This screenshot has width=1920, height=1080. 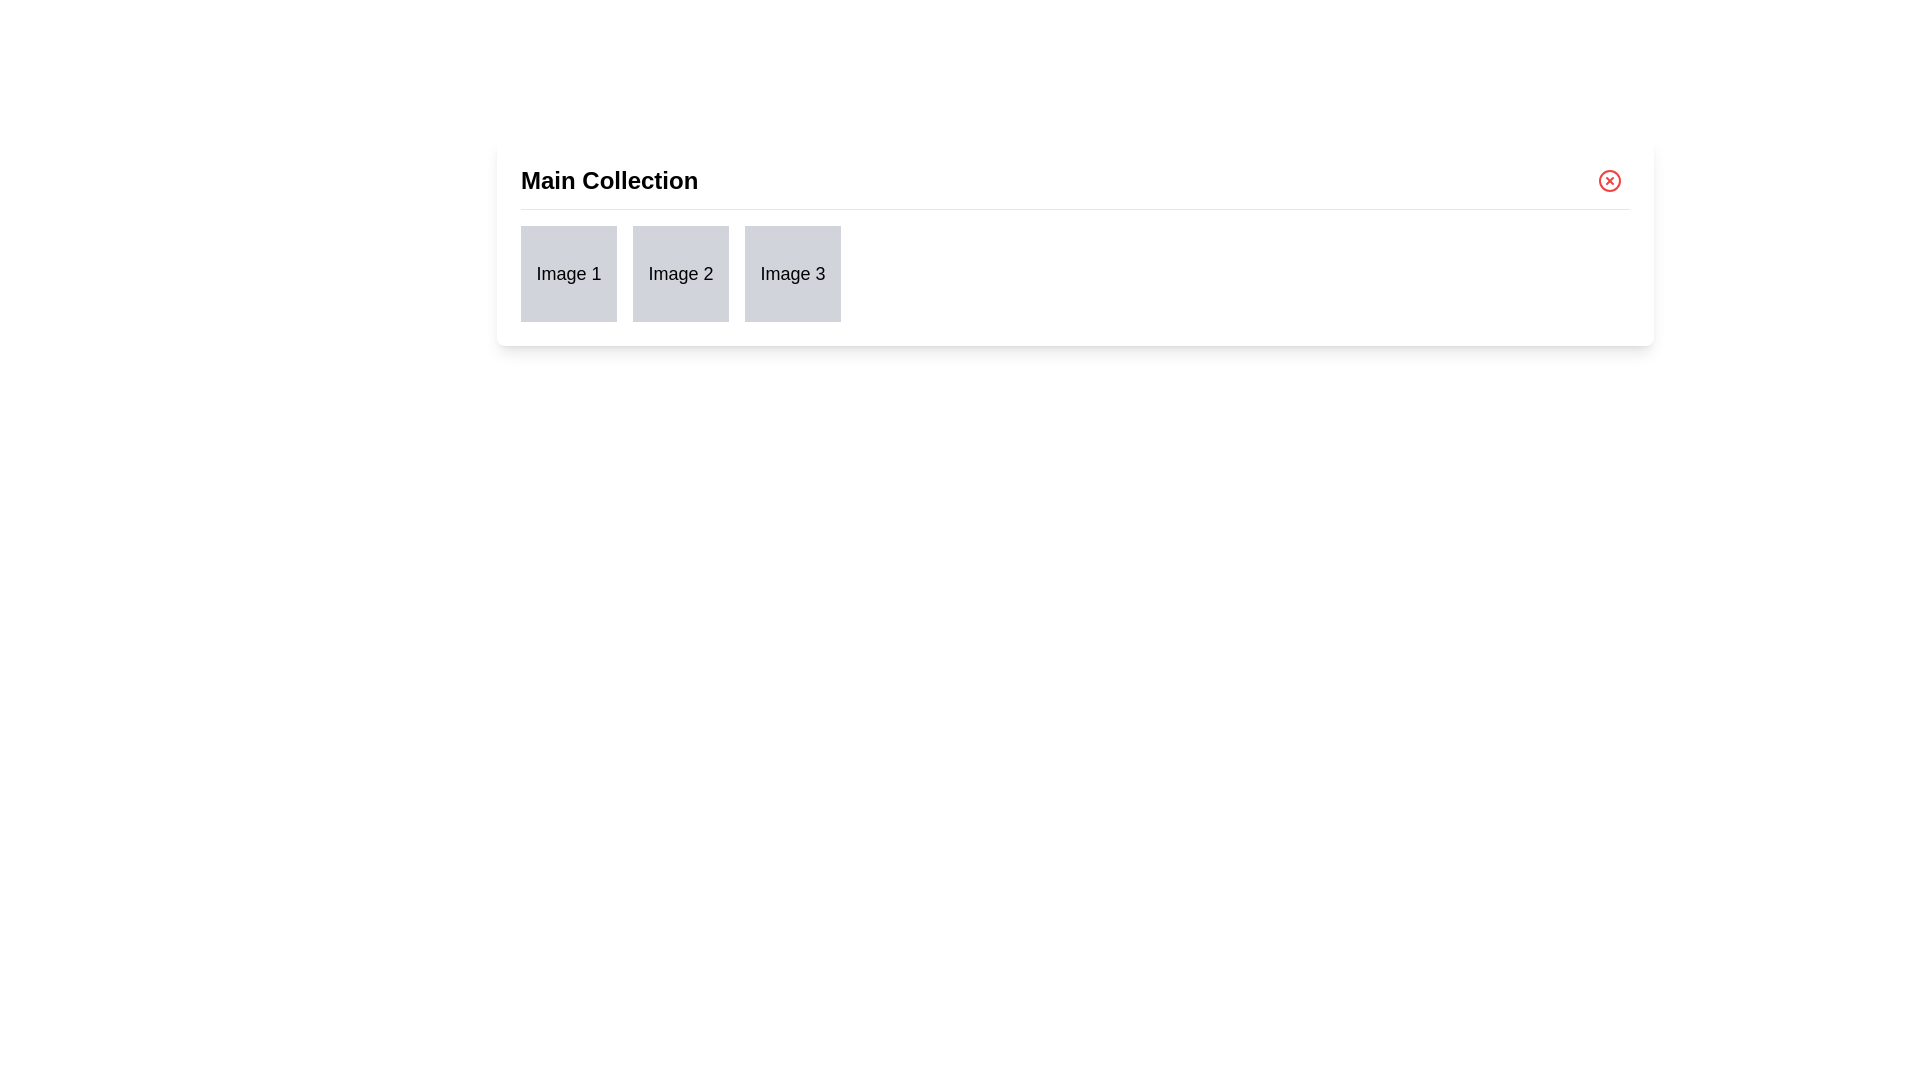 What do you see at coordinates (791, 273) in the screenshot?
I see `the button labeled 'Image 3', which is a square box with a light gray background and centered text. This button is the third in a row of three boxes below the 'Main Collection' heading` at bounding box center [791, 273].